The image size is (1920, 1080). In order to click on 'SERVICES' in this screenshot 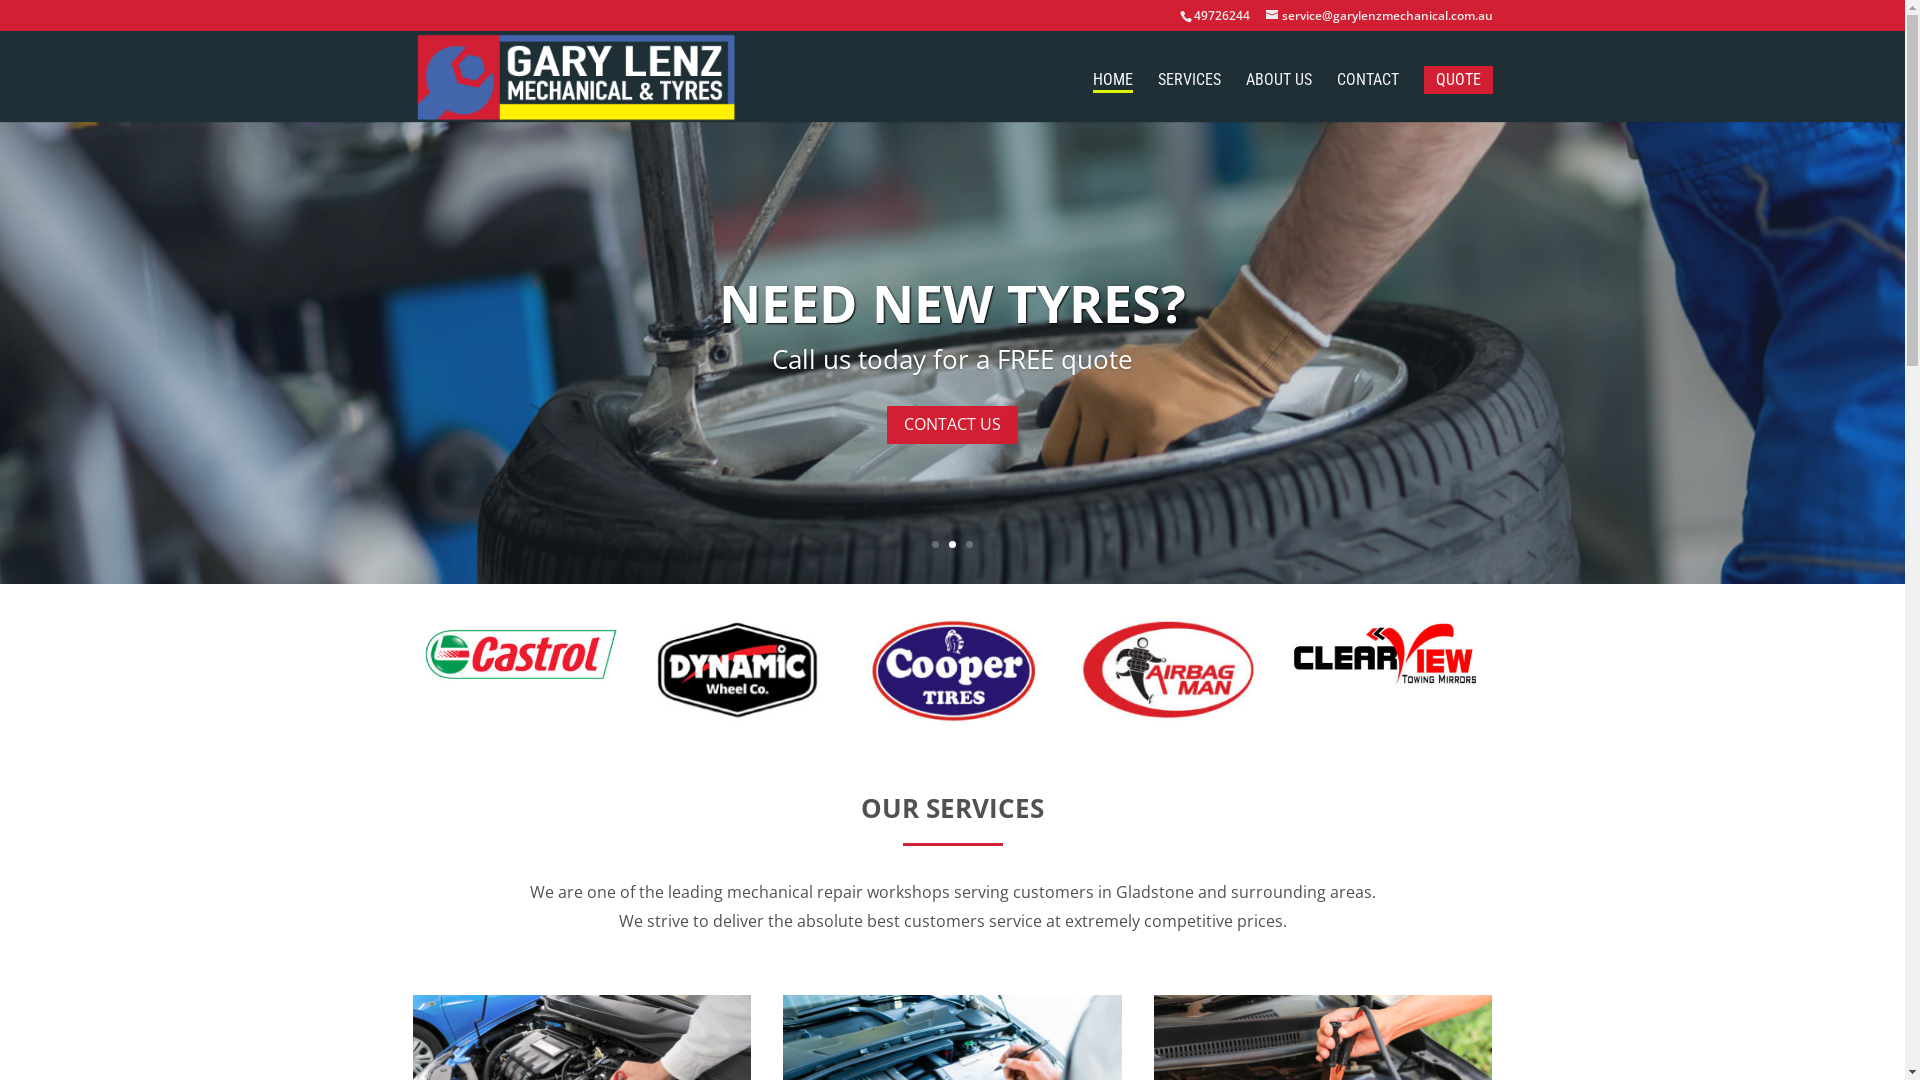, I will do `click(1189, 97)`.